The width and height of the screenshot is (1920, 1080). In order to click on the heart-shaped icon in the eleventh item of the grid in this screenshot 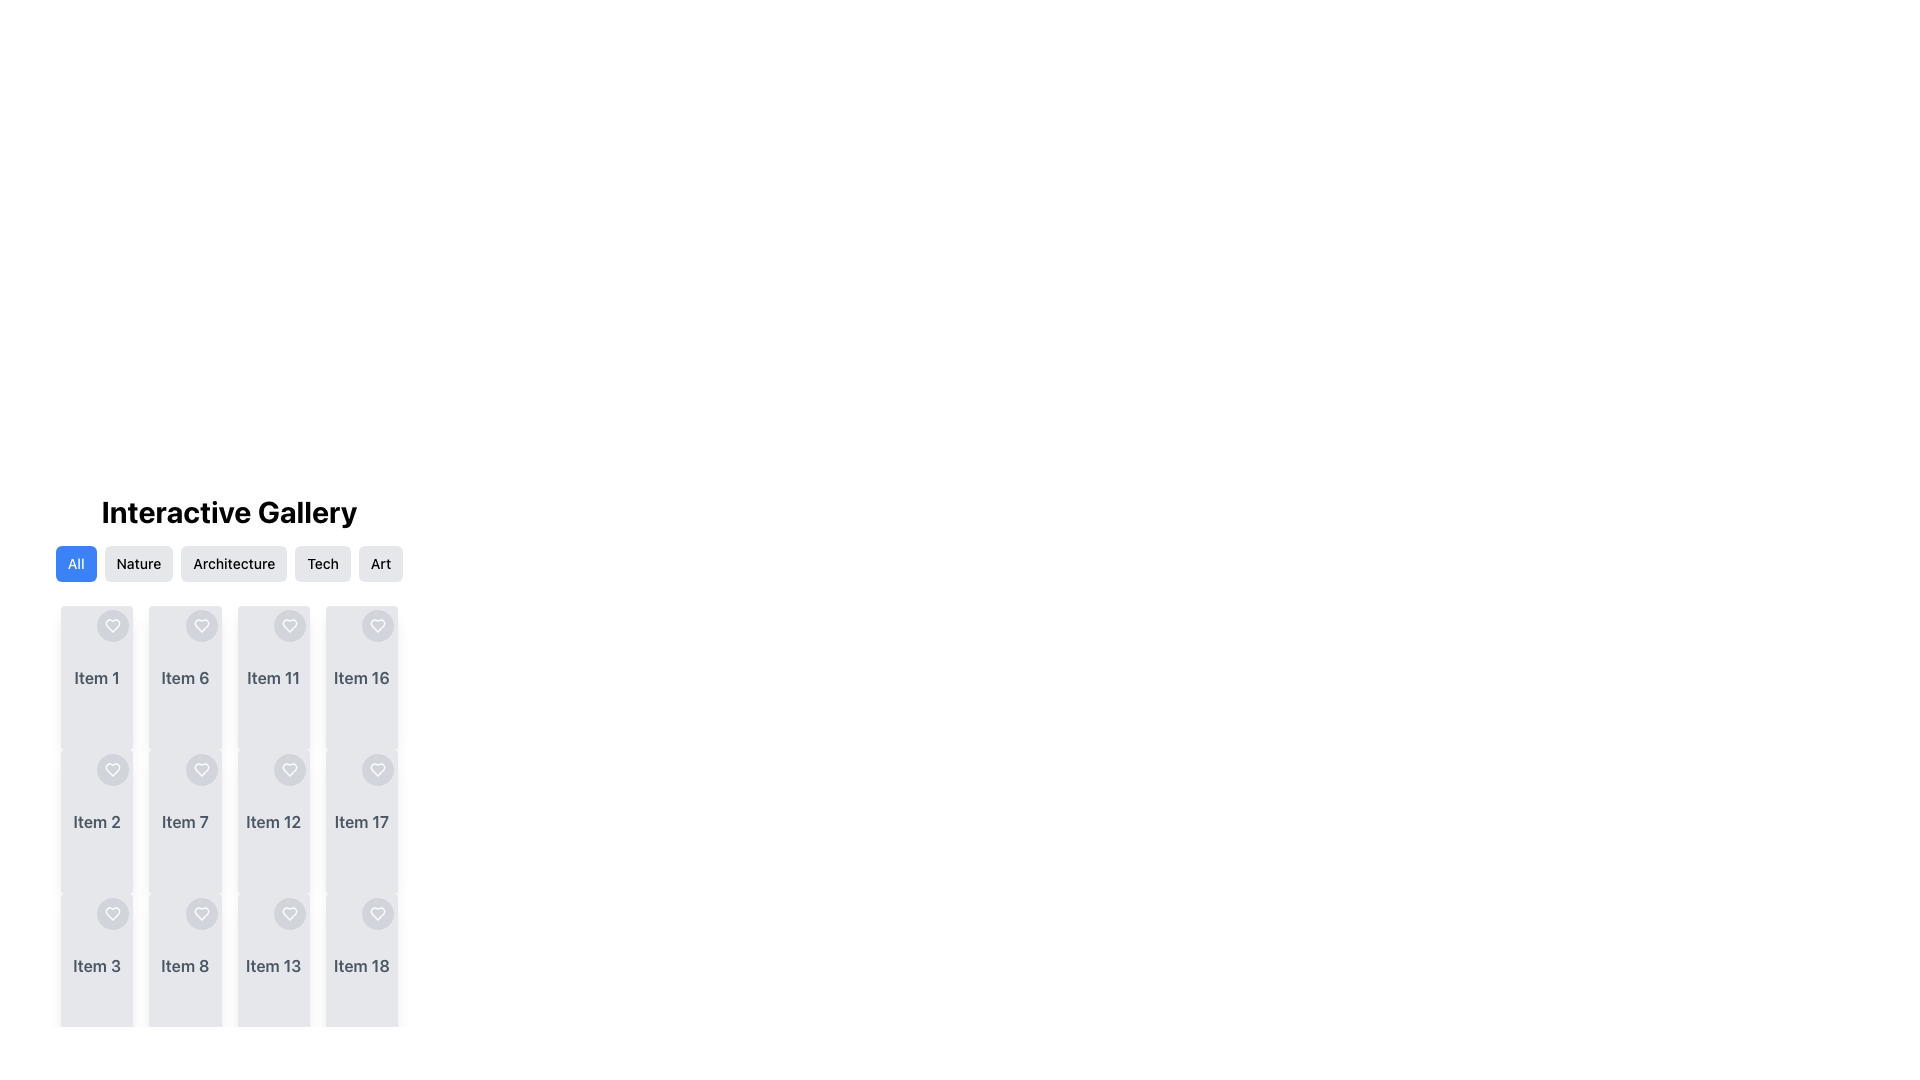, I will do `click(288, 624)`.